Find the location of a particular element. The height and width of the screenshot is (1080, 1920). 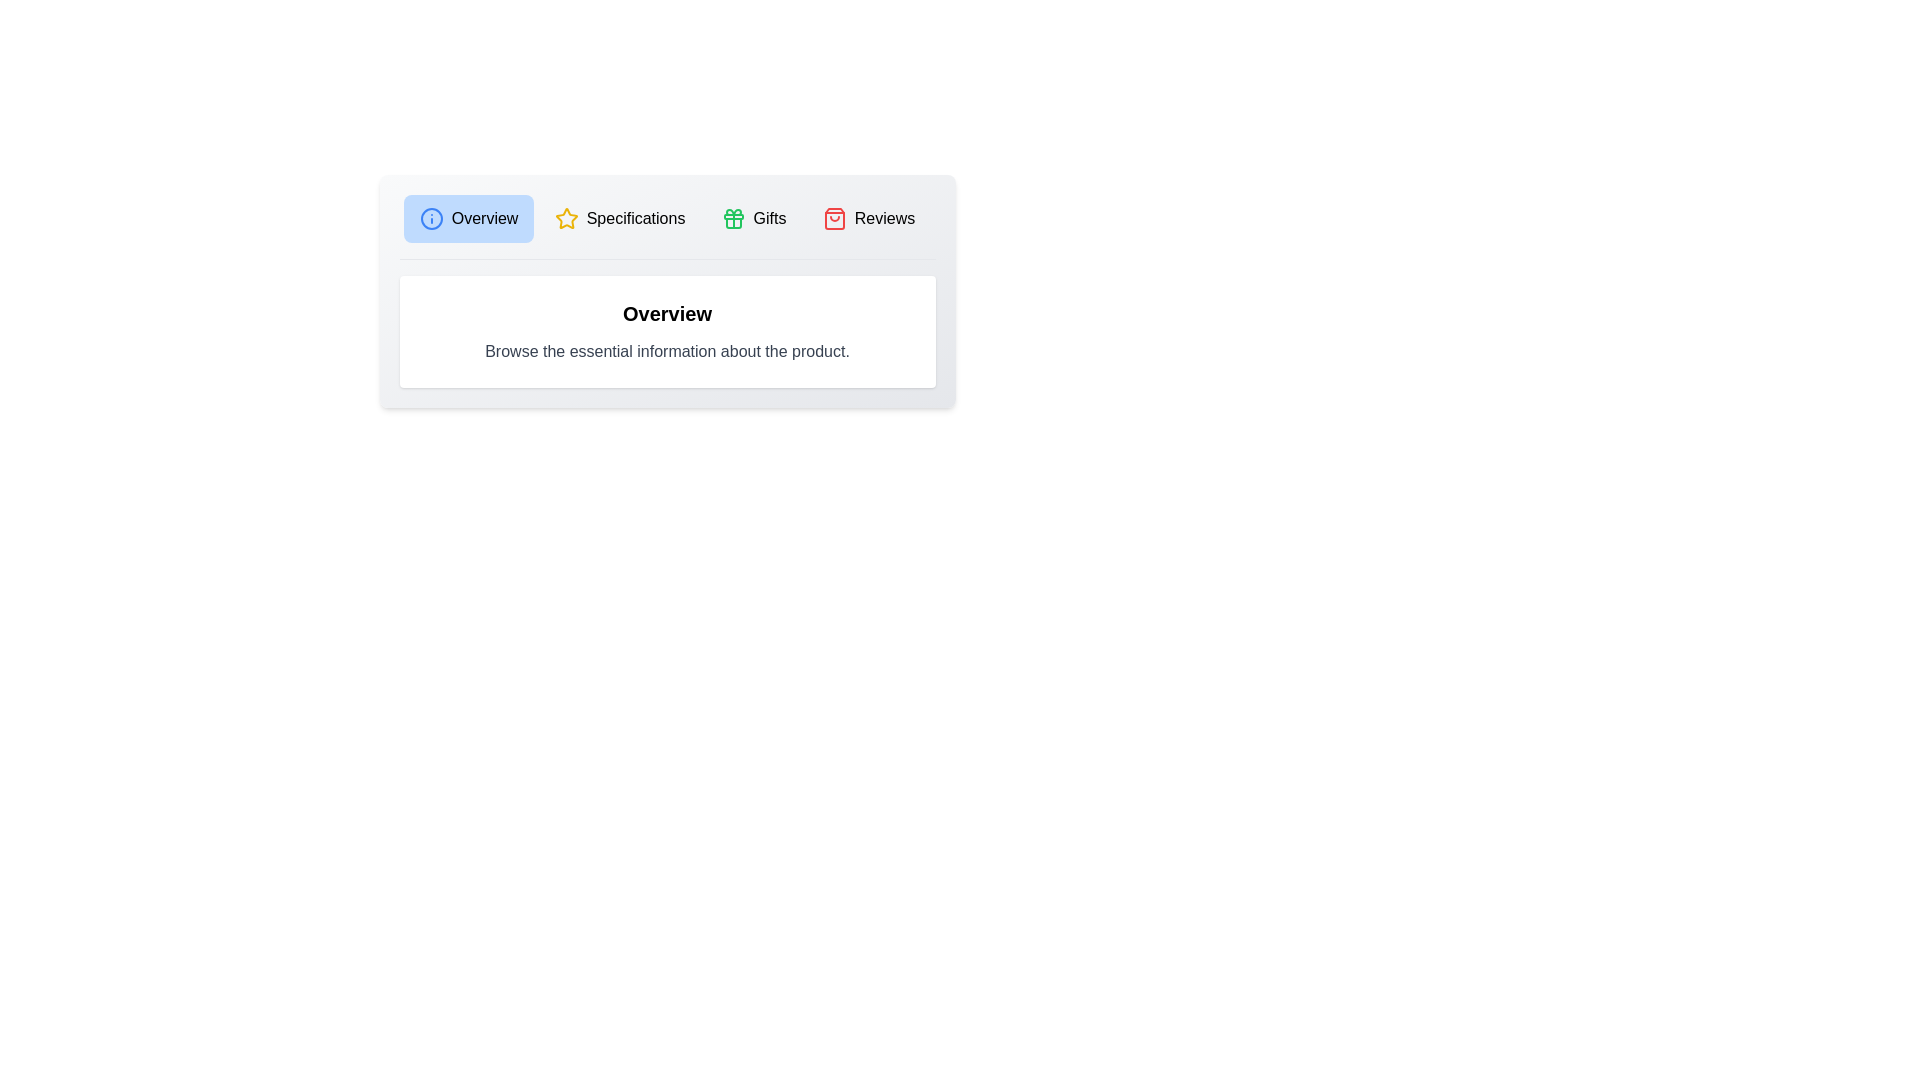

the Gifts tab to display its content is located at coordinates (752, 219).